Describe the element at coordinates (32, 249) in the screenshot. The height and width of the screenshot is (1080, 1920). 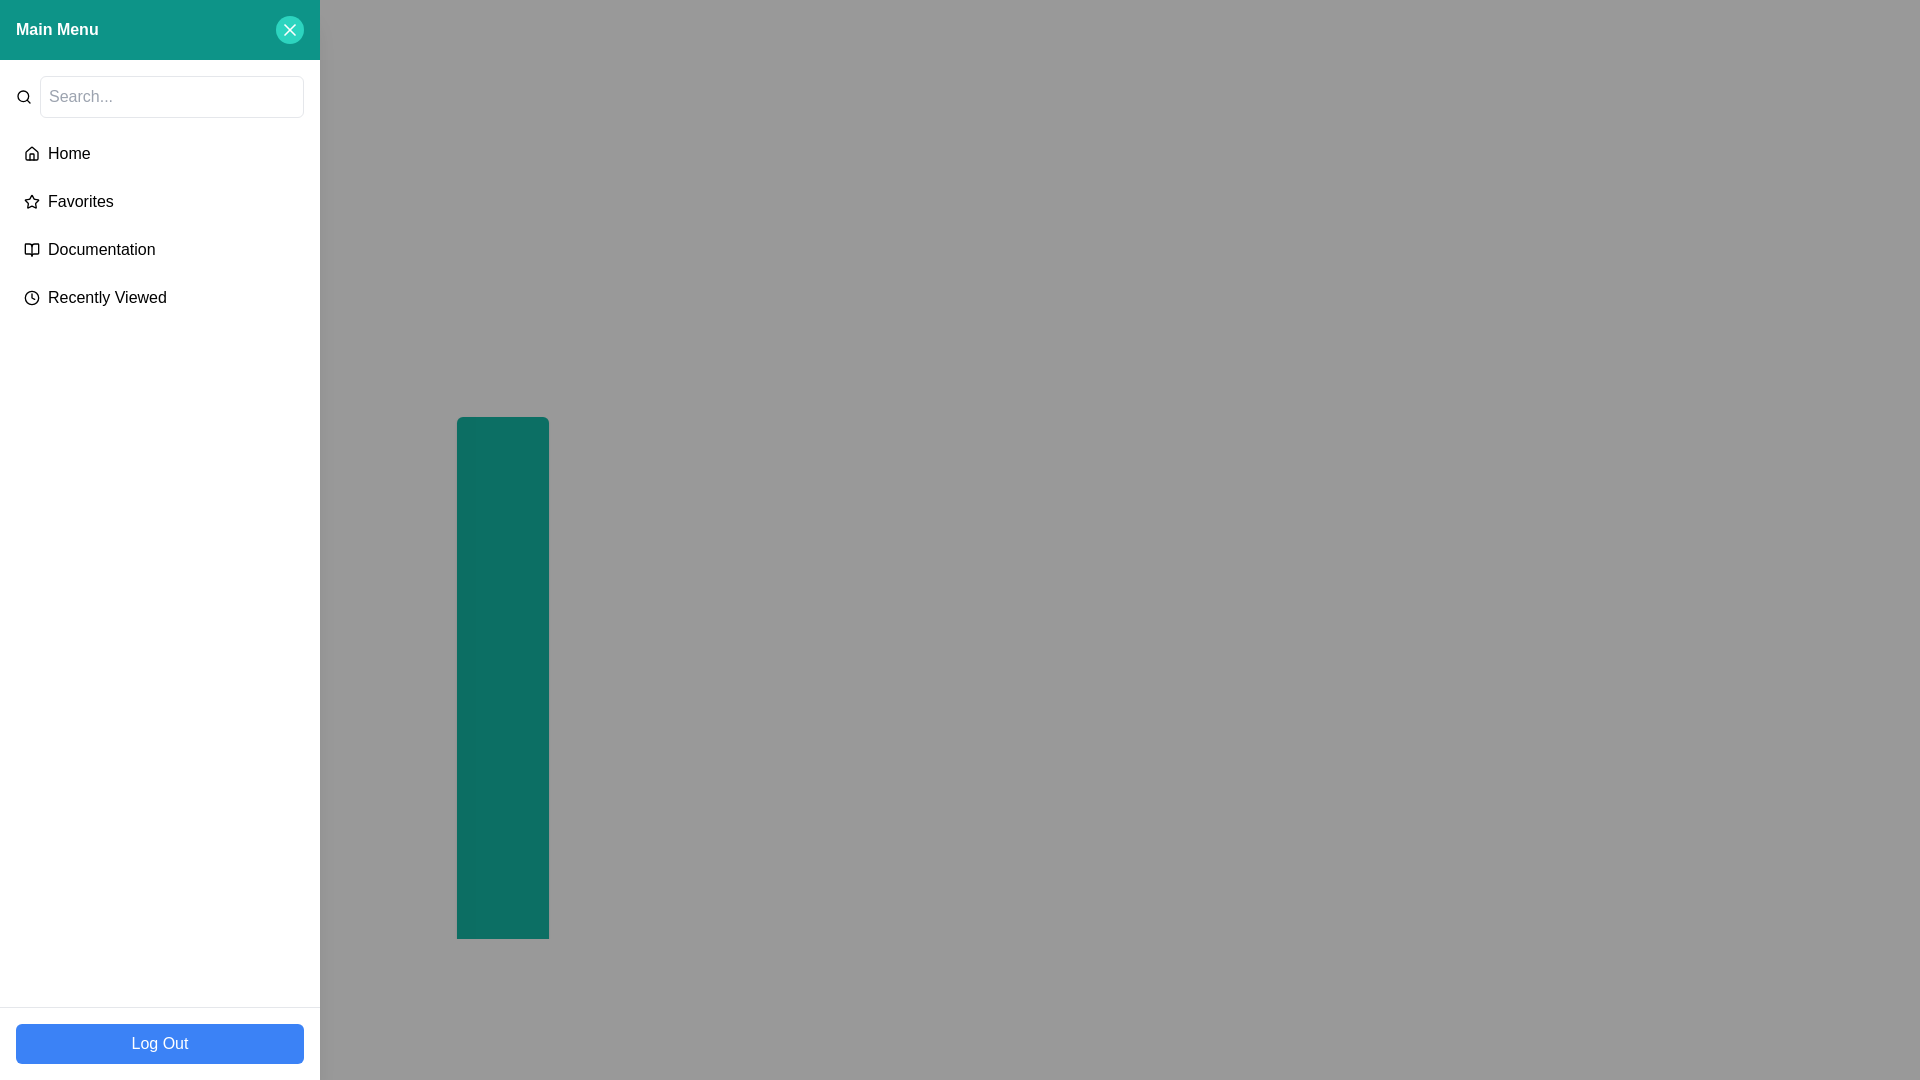
I see `the open book icon located in the left sidebar's menu section, which is part of the 'Documentation' menu entry, positioned below 'Favorites' and above 'Recently Viewed'` at that location.